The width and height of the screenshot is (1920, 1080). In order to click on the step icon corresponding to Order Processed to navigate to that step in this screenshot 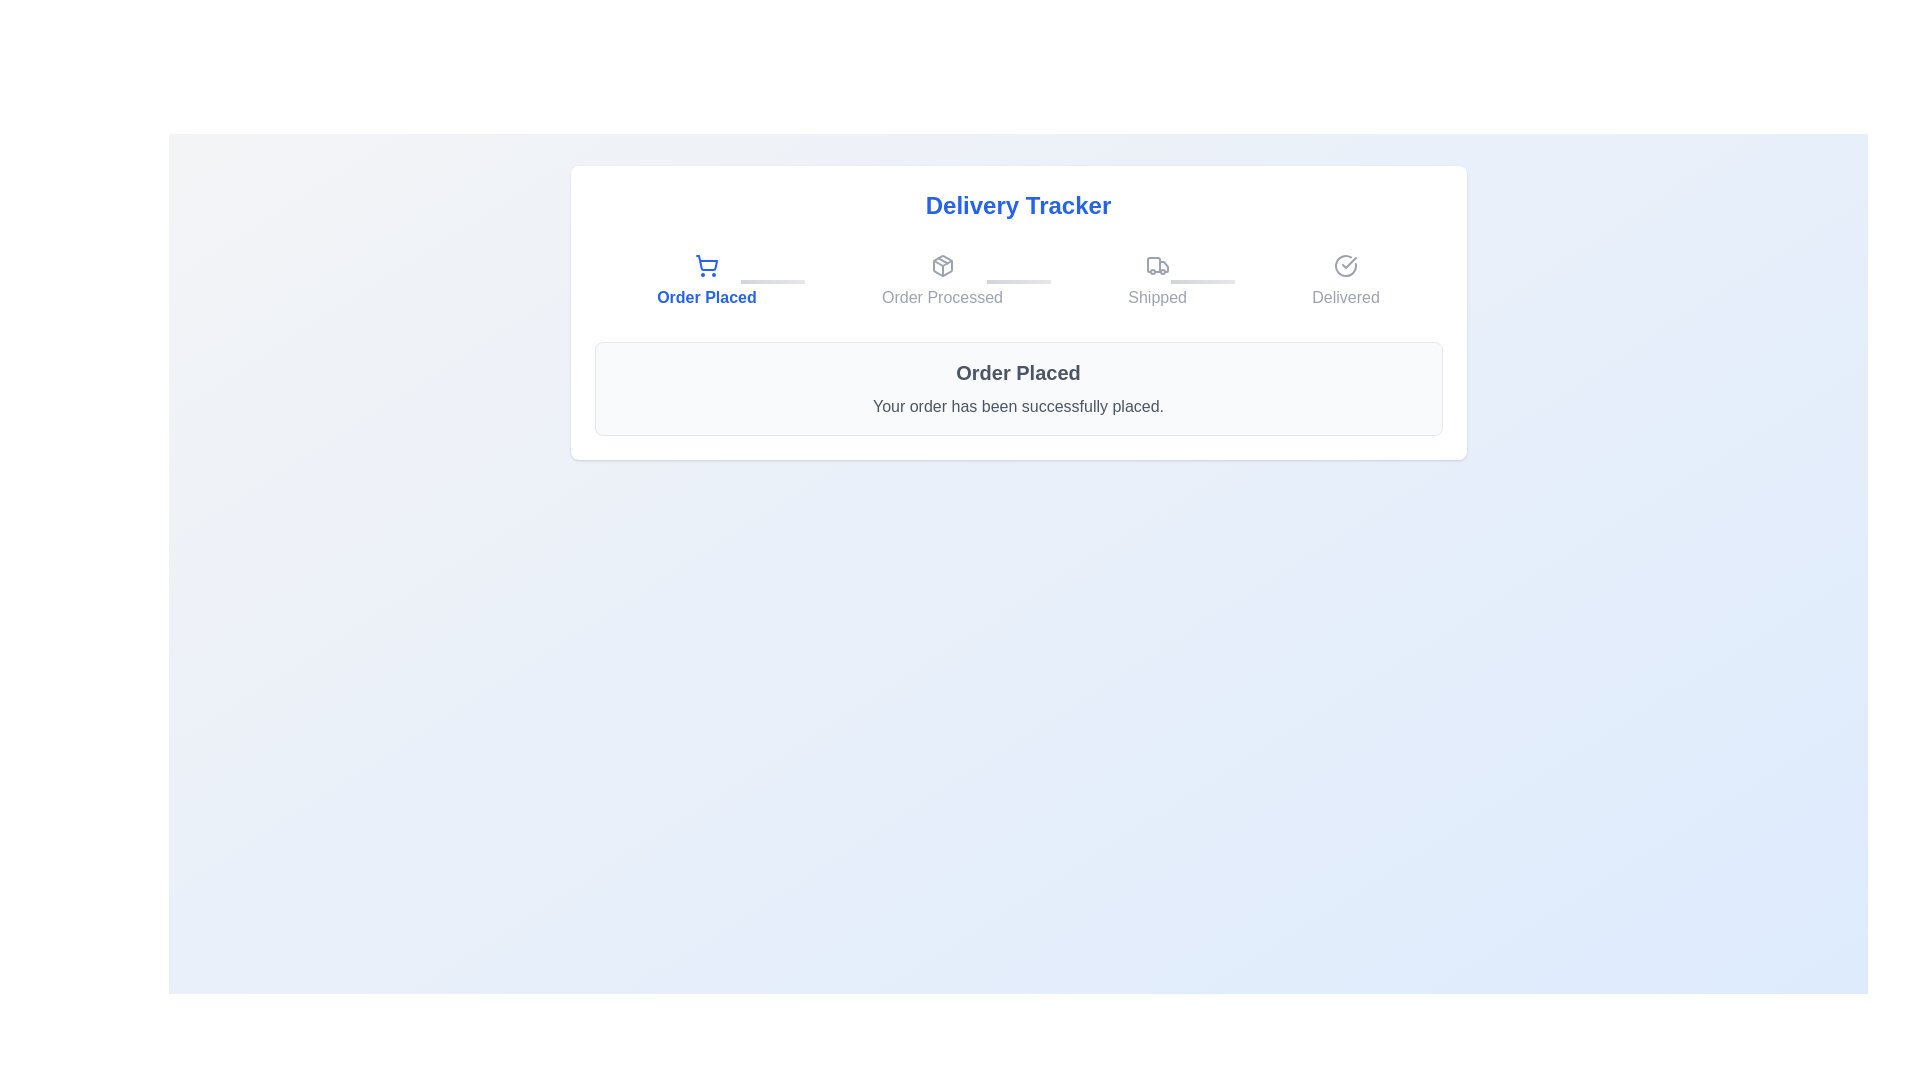, I will do `click(941, 281)`.